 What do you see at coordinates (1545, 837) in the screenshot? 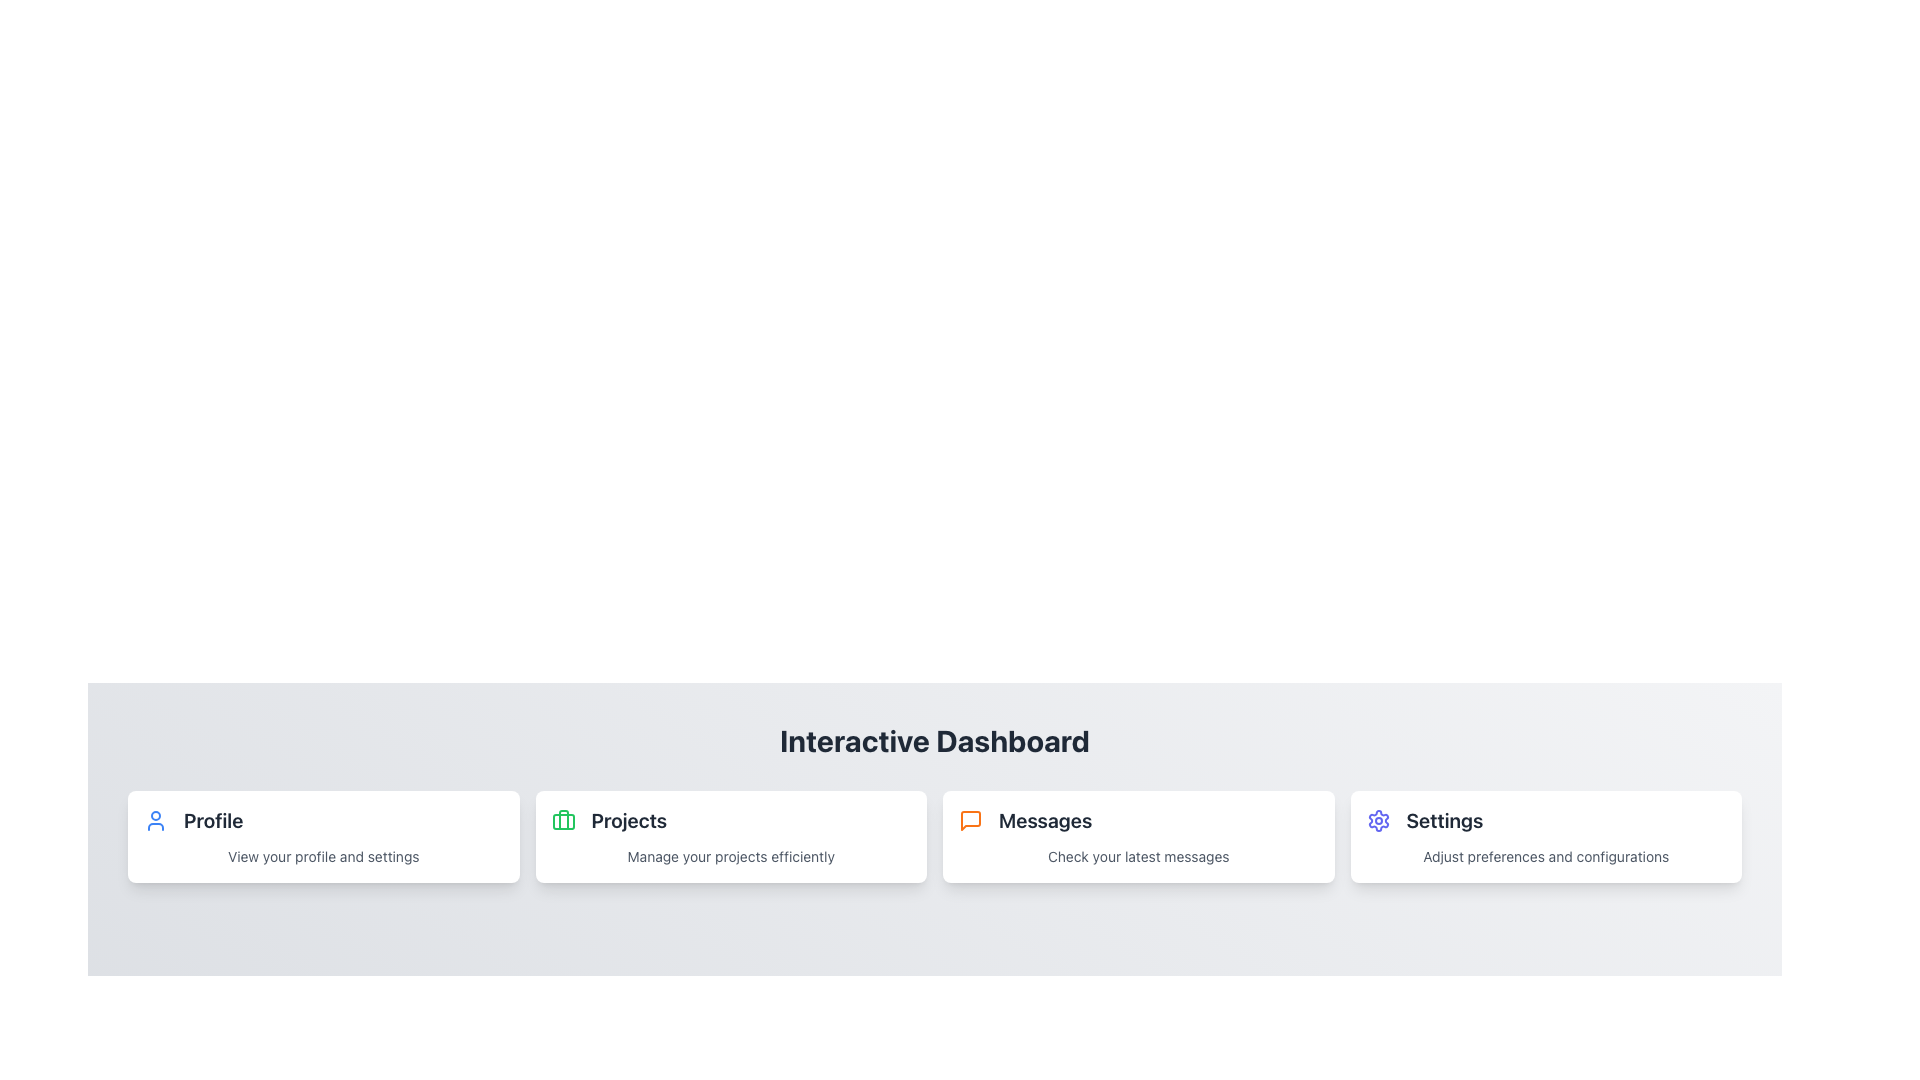
I see `the informational card that directs users to the settings section of the application, located at the far-right of a horizontally aligned grid of four cards` at bounding box center [1545, 837].